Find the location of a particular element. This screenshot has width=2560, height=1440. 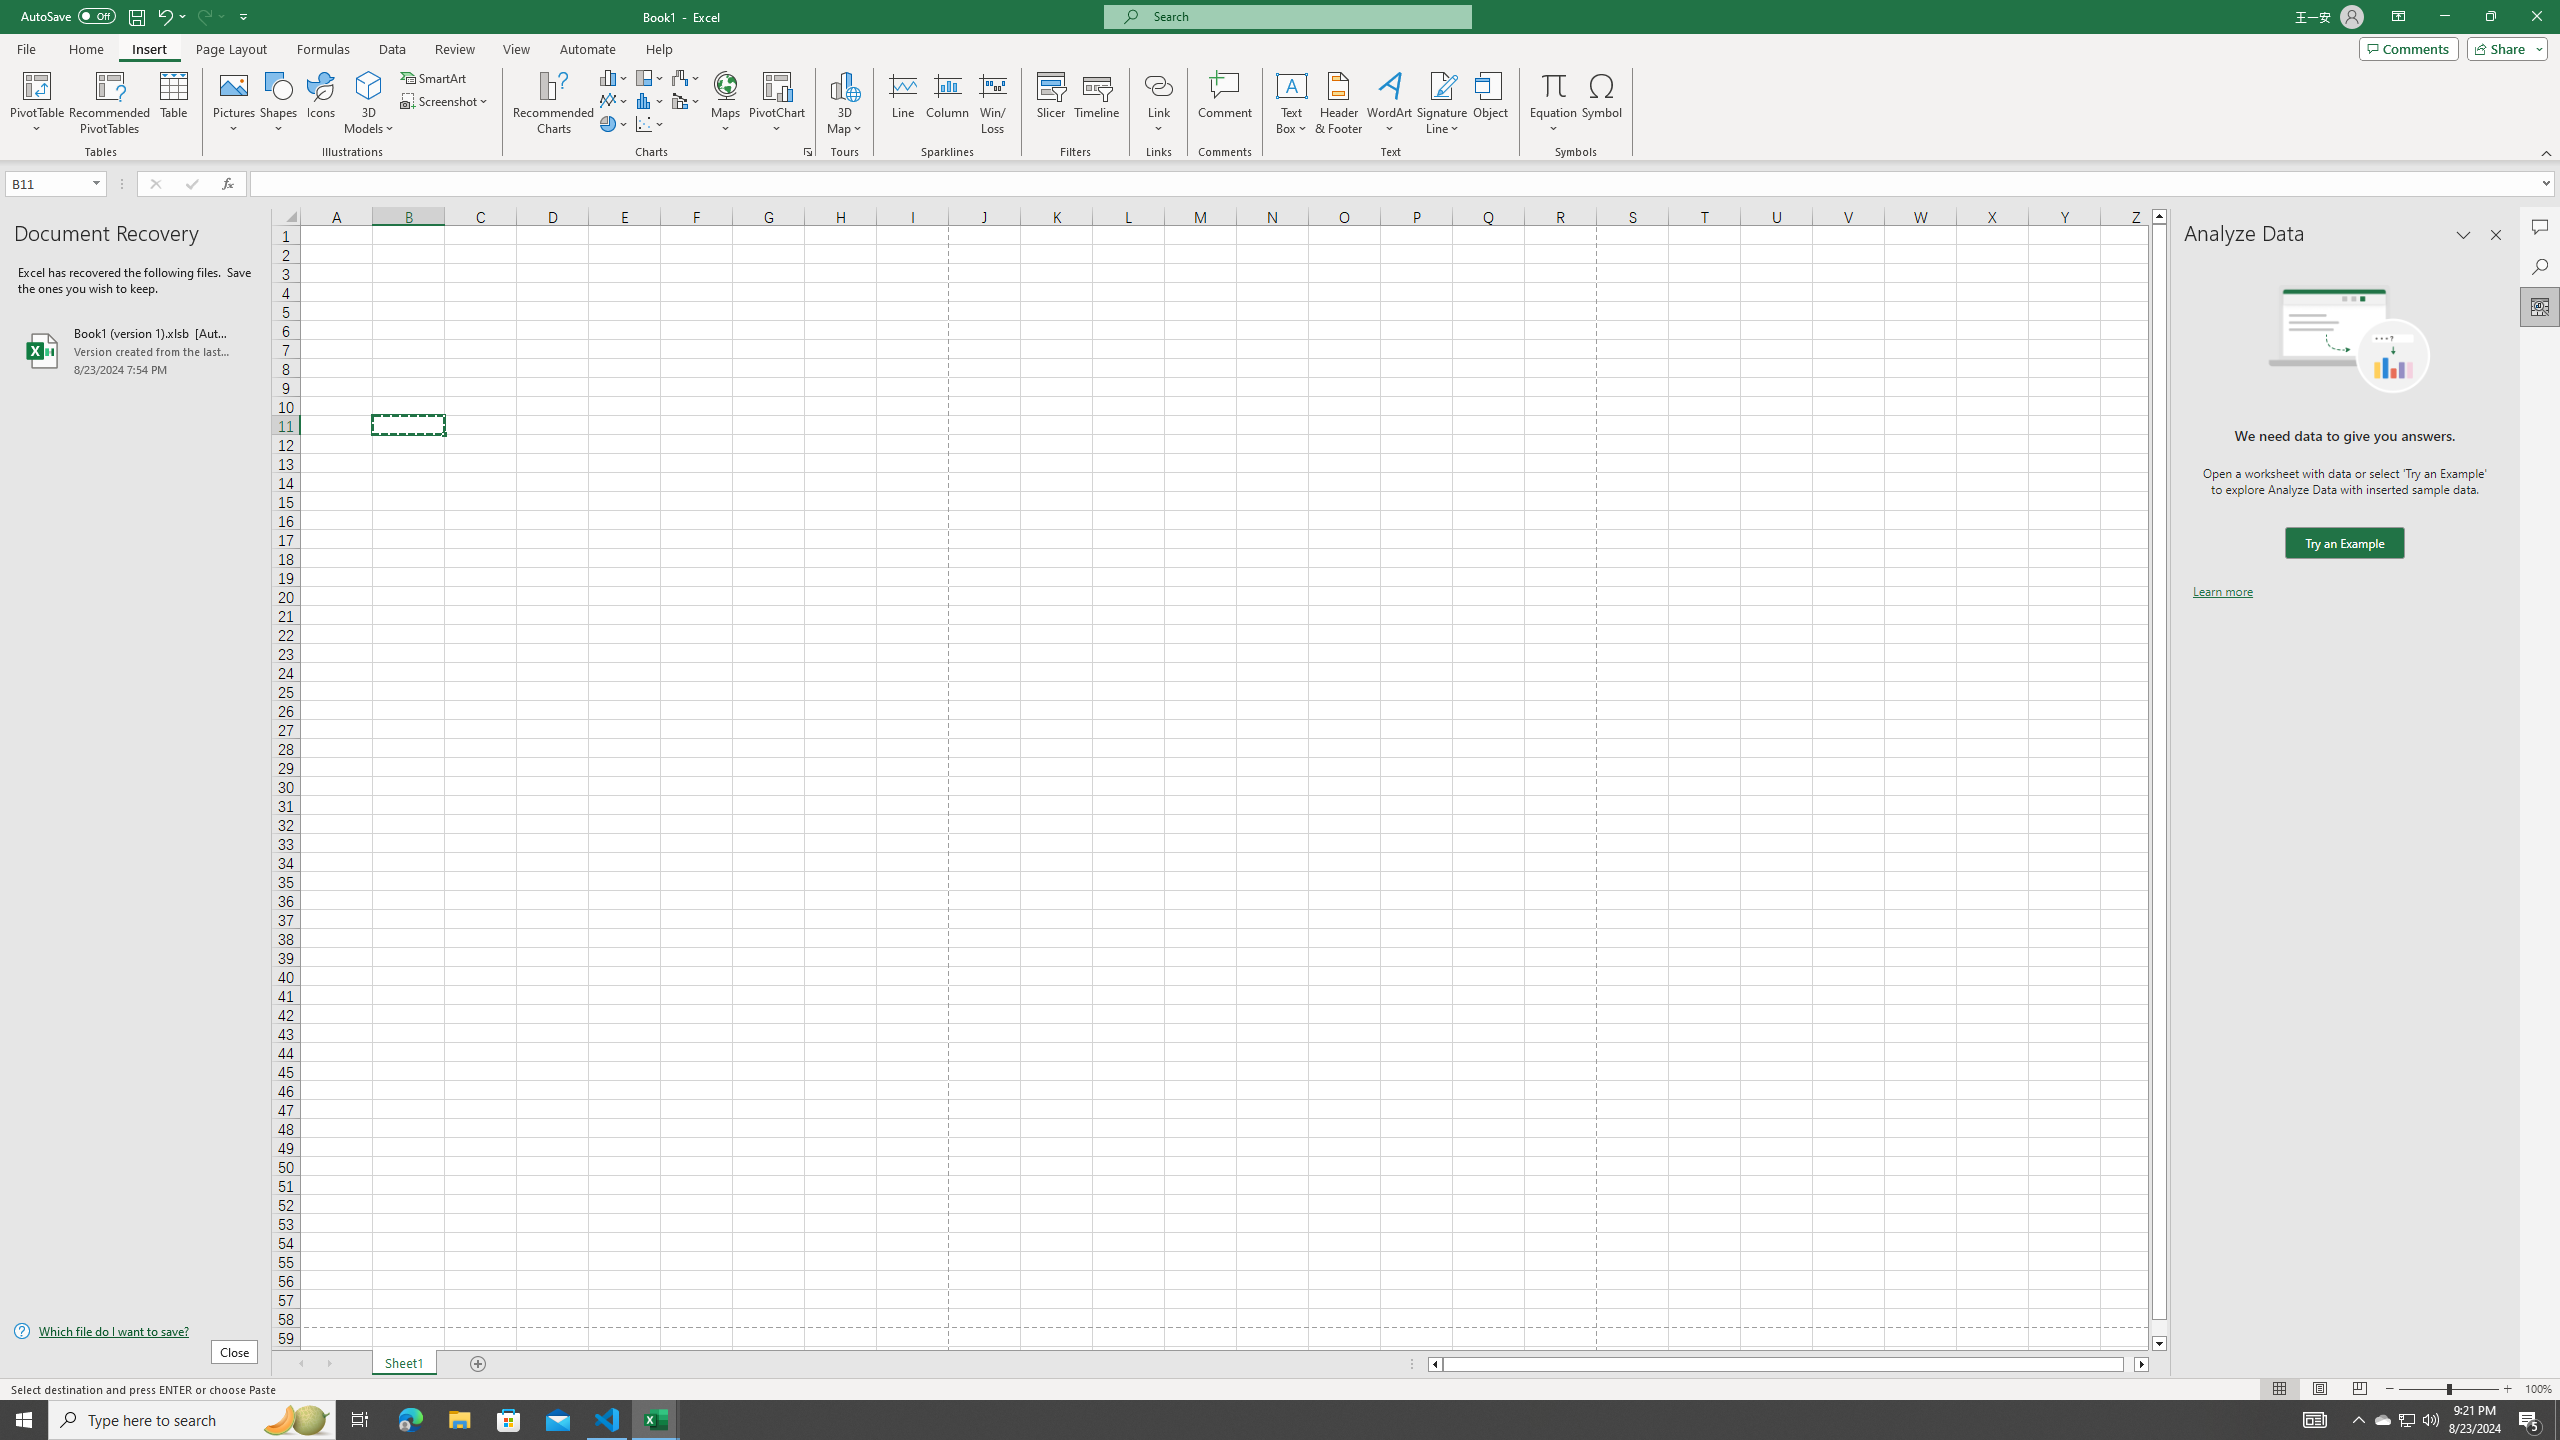

'Equation' is located at coordinates (1553, 103).